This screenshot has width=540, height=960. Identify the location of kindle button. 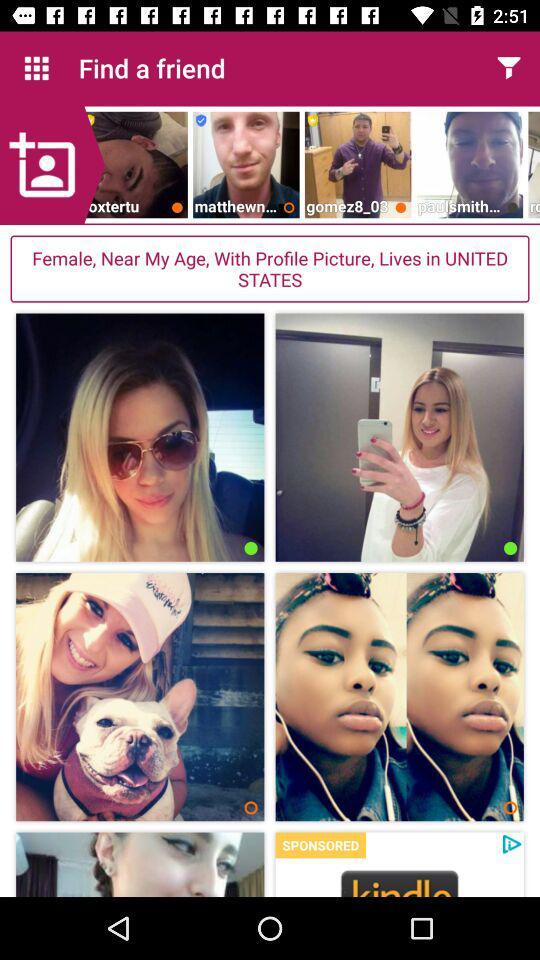
(399, 881).